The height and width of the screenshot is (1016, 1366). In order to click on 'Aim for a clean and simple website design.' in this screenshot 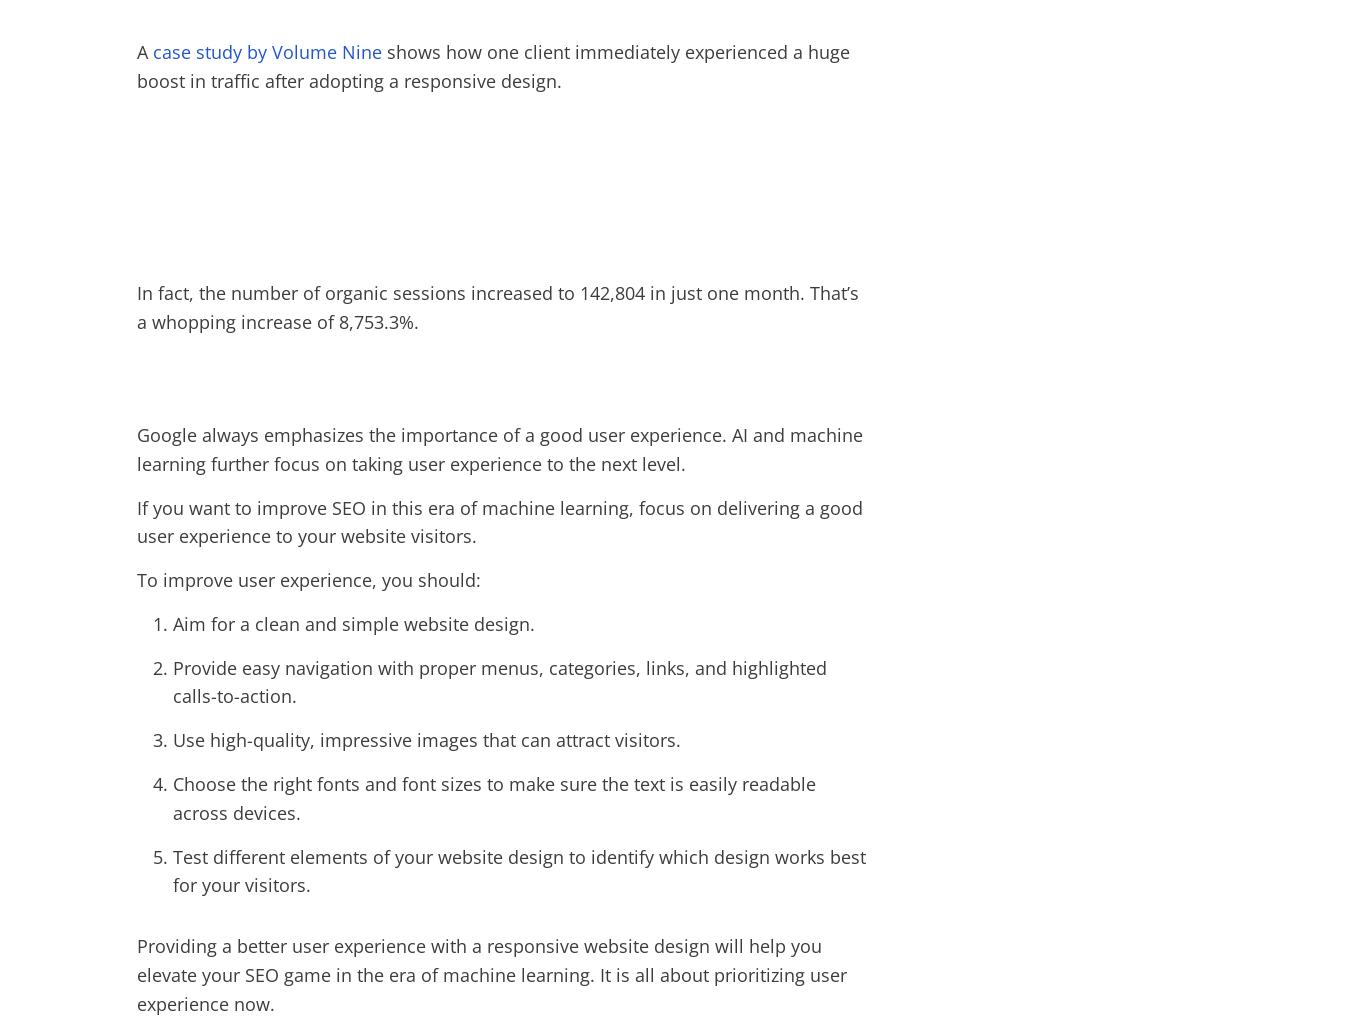, I will do `click(353, 623)`.